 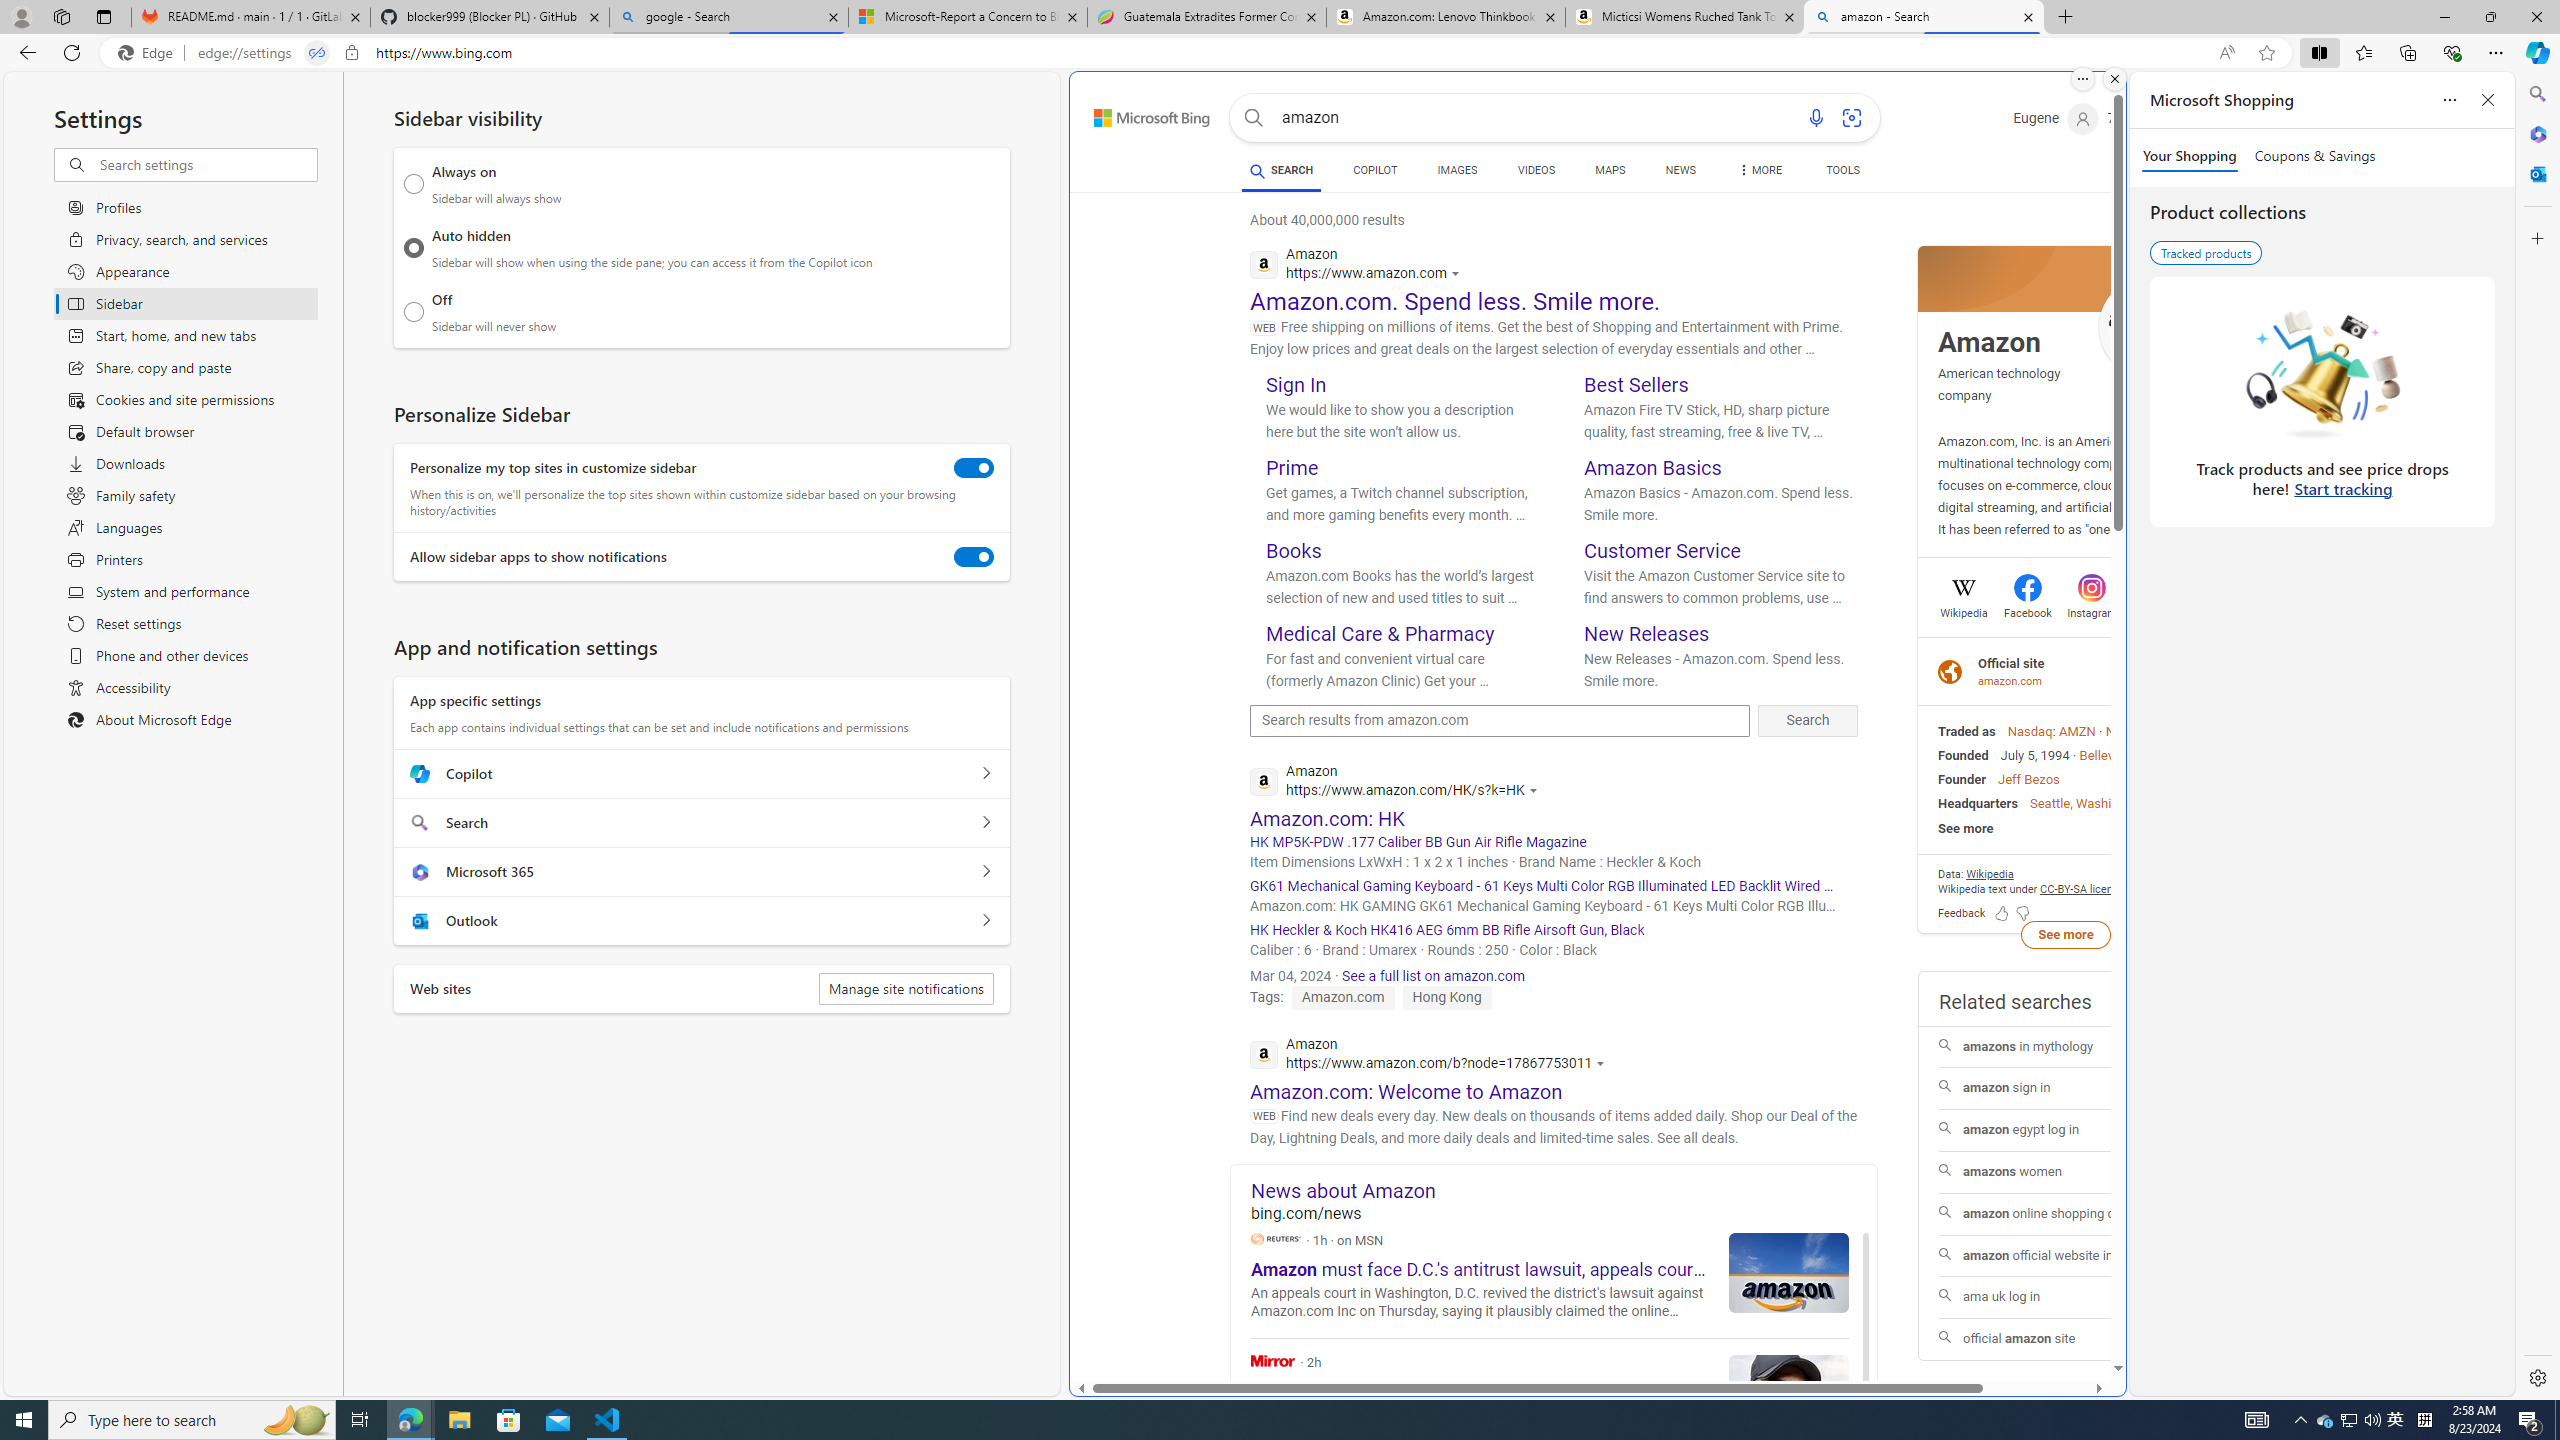 What do you see at coordinates (2064, 1338) in the screenshot?
I see `'official amazon site'` at bounding box center [2064, 1338].